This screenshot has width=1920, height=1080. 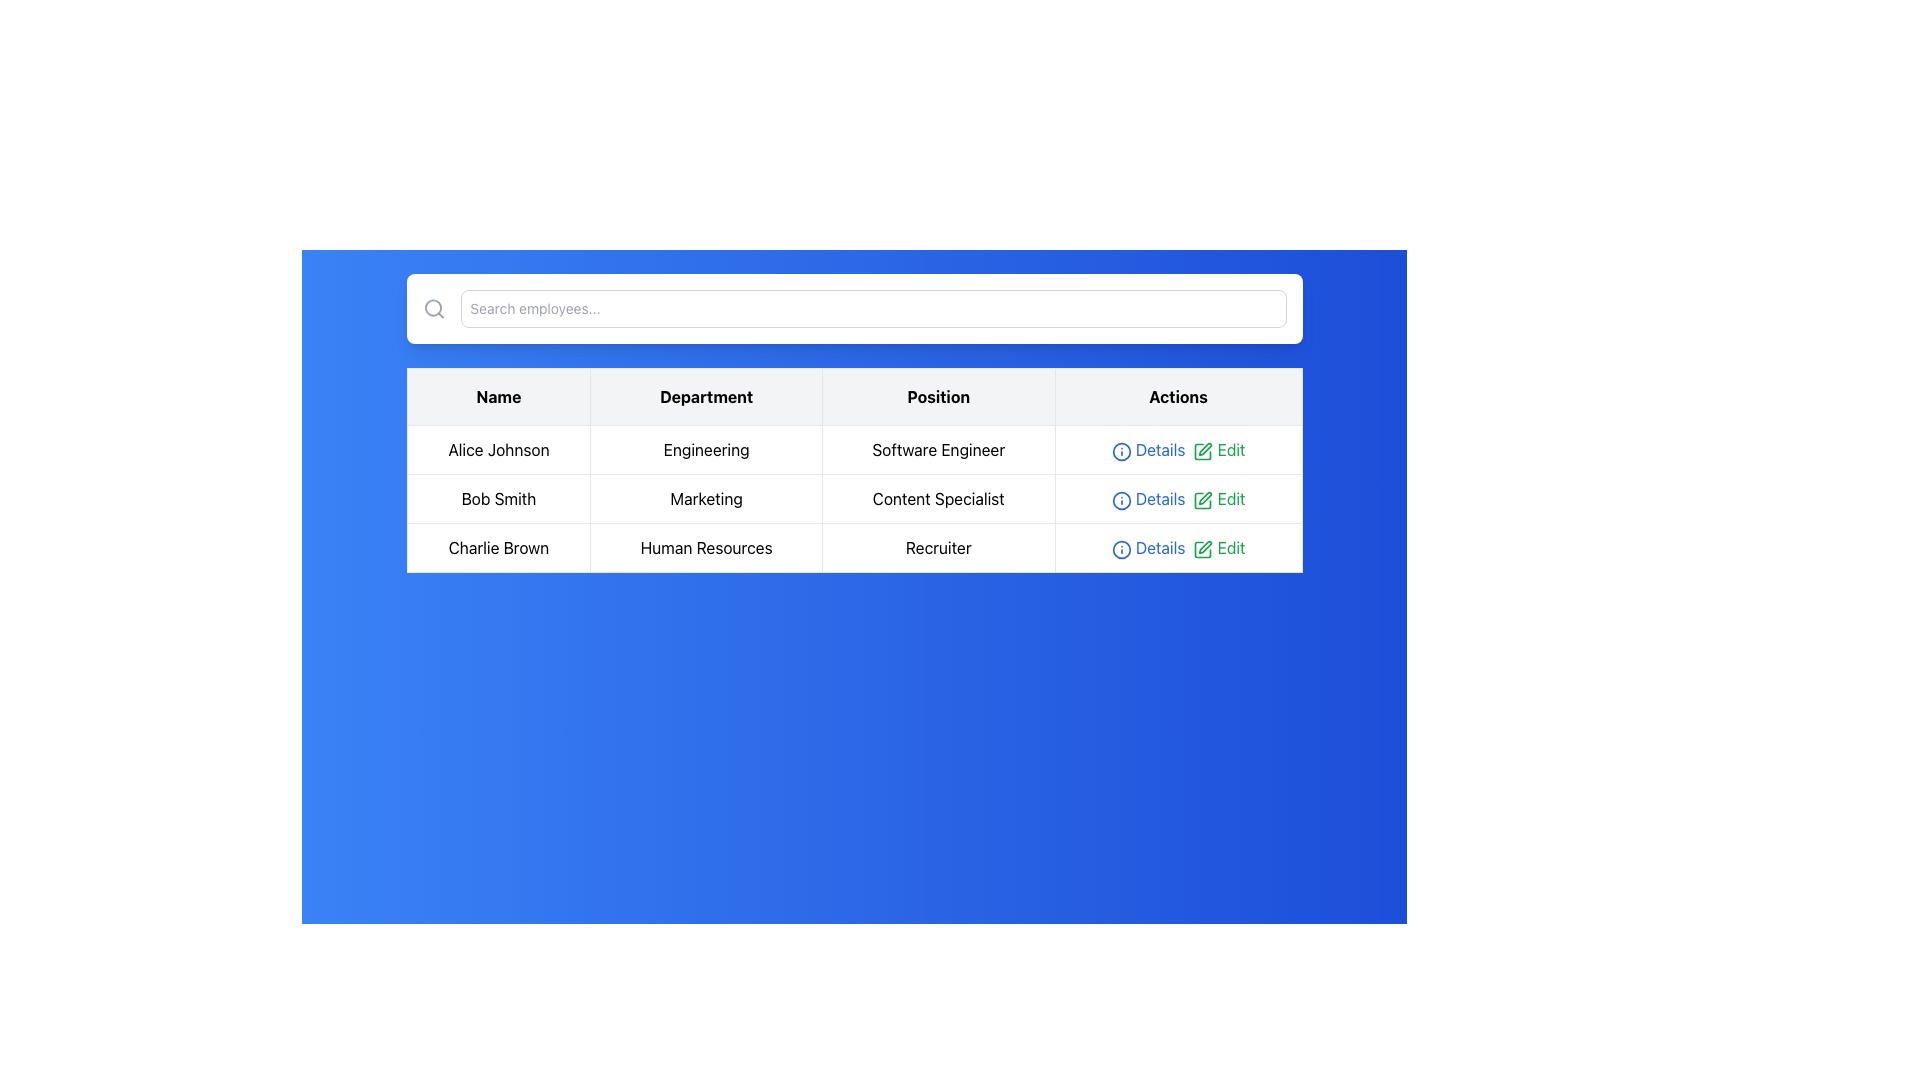 What do you see at coordinates (1202, 499) in the screenshot?
I see `the small pen icon button with a green outline representing the edit action for the row associated with 'Bob Smith' in the 'Actions' column of the table` at bounding box center [1202, 499].